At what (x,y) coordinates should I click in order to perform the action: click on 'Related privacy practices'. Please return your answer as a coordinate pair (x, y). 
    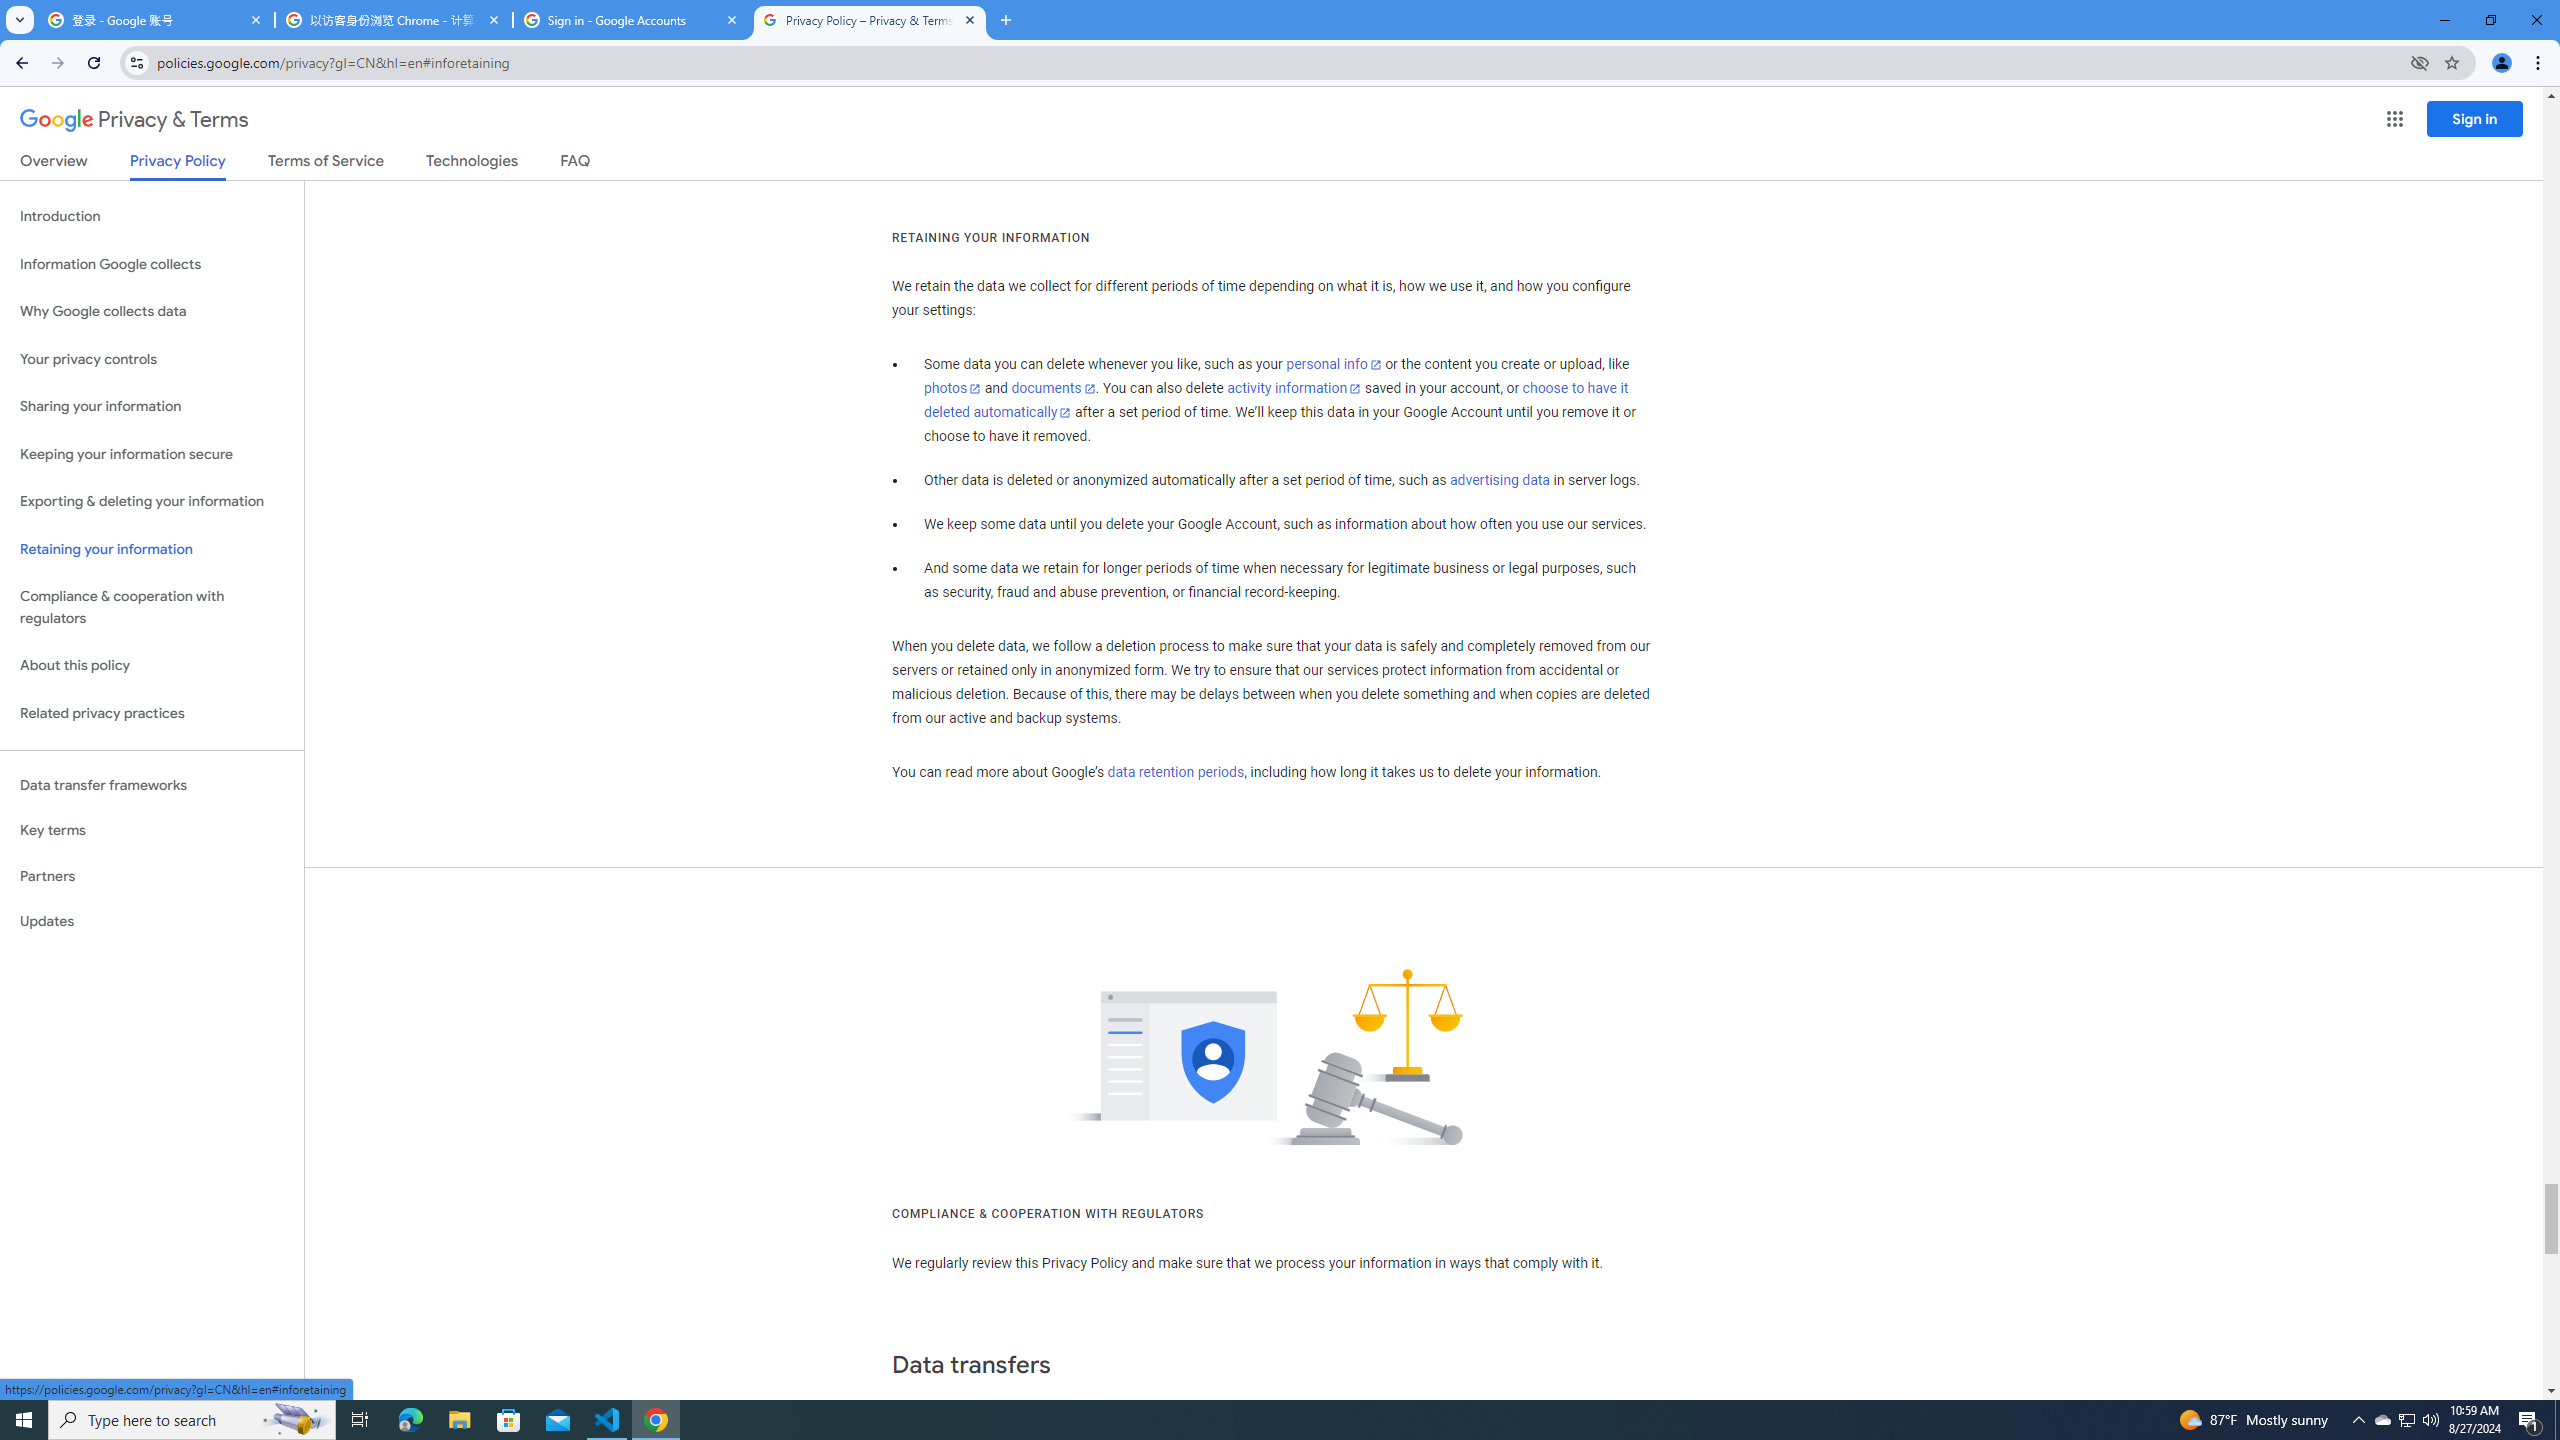
    Looking at the image, I should click on (151, 712).